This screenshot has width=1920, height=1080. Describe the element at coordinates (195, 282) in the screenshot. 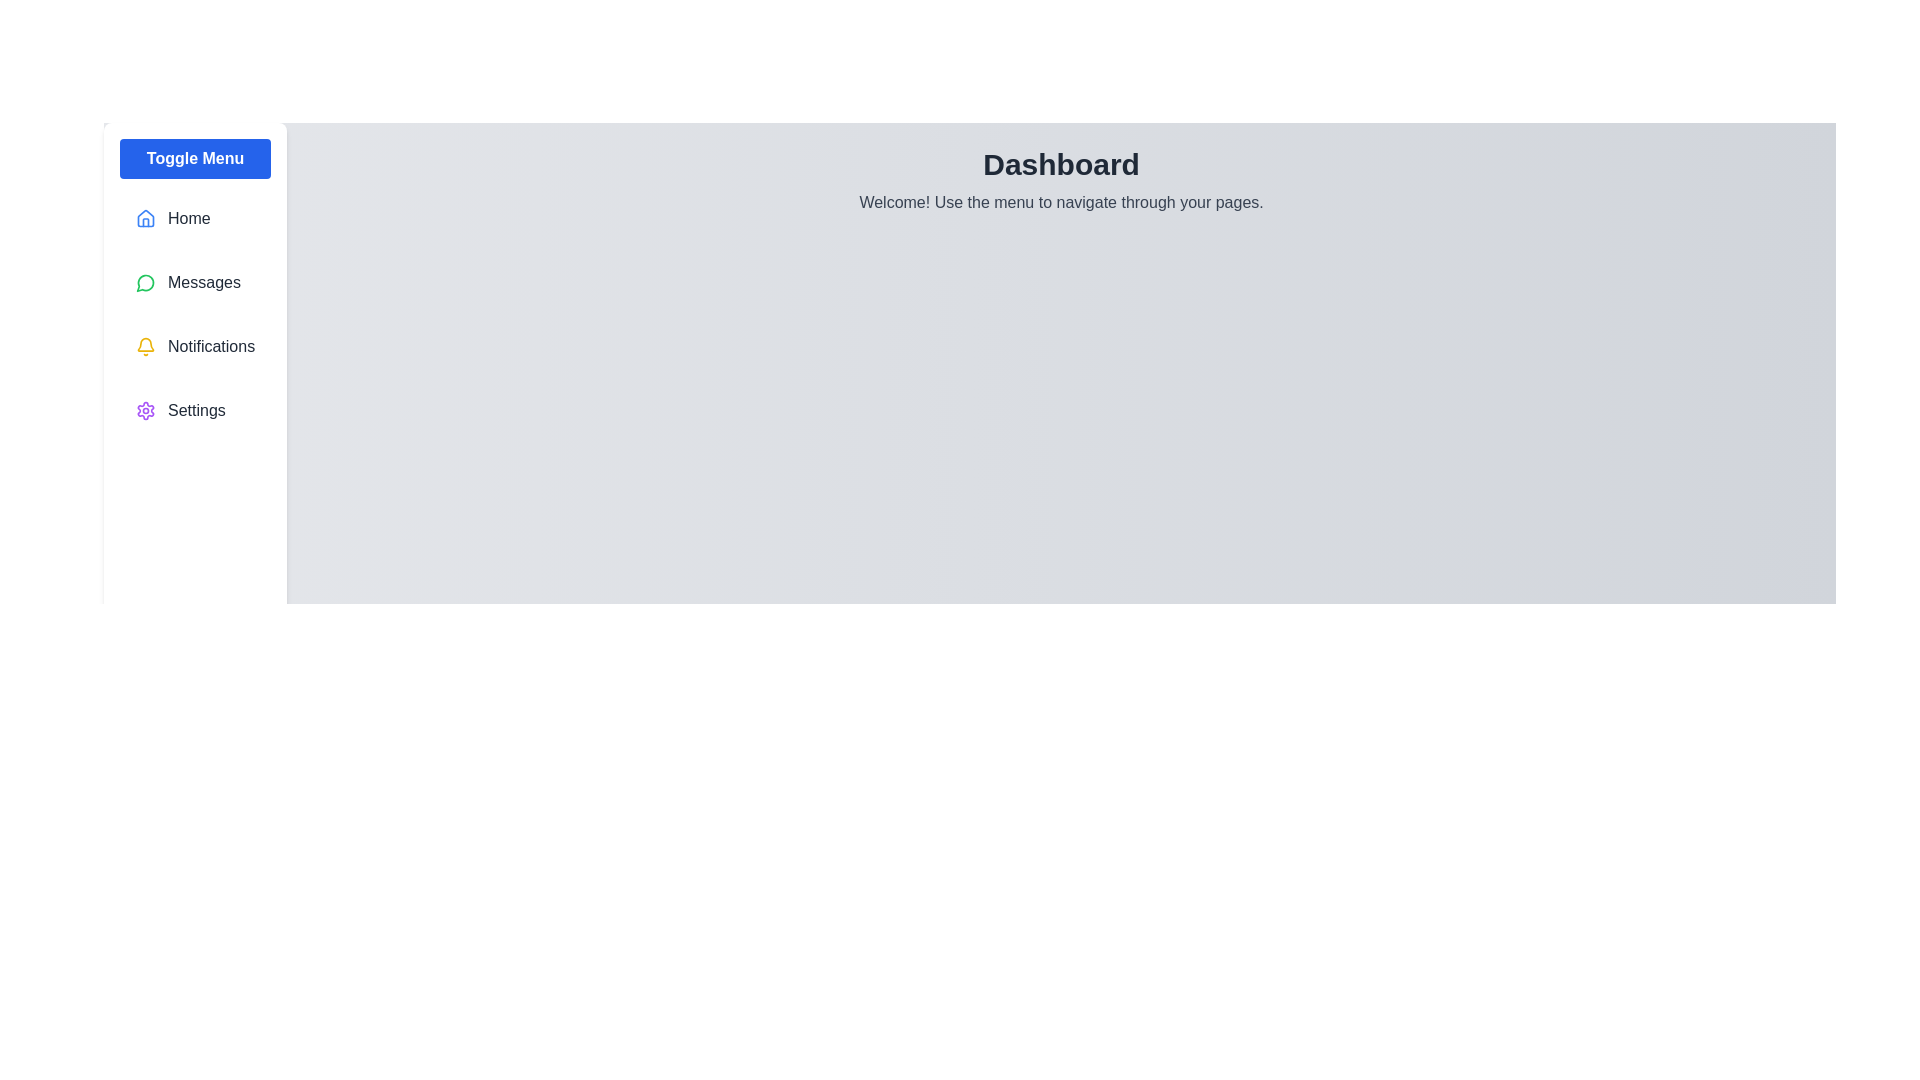

I see `the menu item Messages in the sidebar` at that location.